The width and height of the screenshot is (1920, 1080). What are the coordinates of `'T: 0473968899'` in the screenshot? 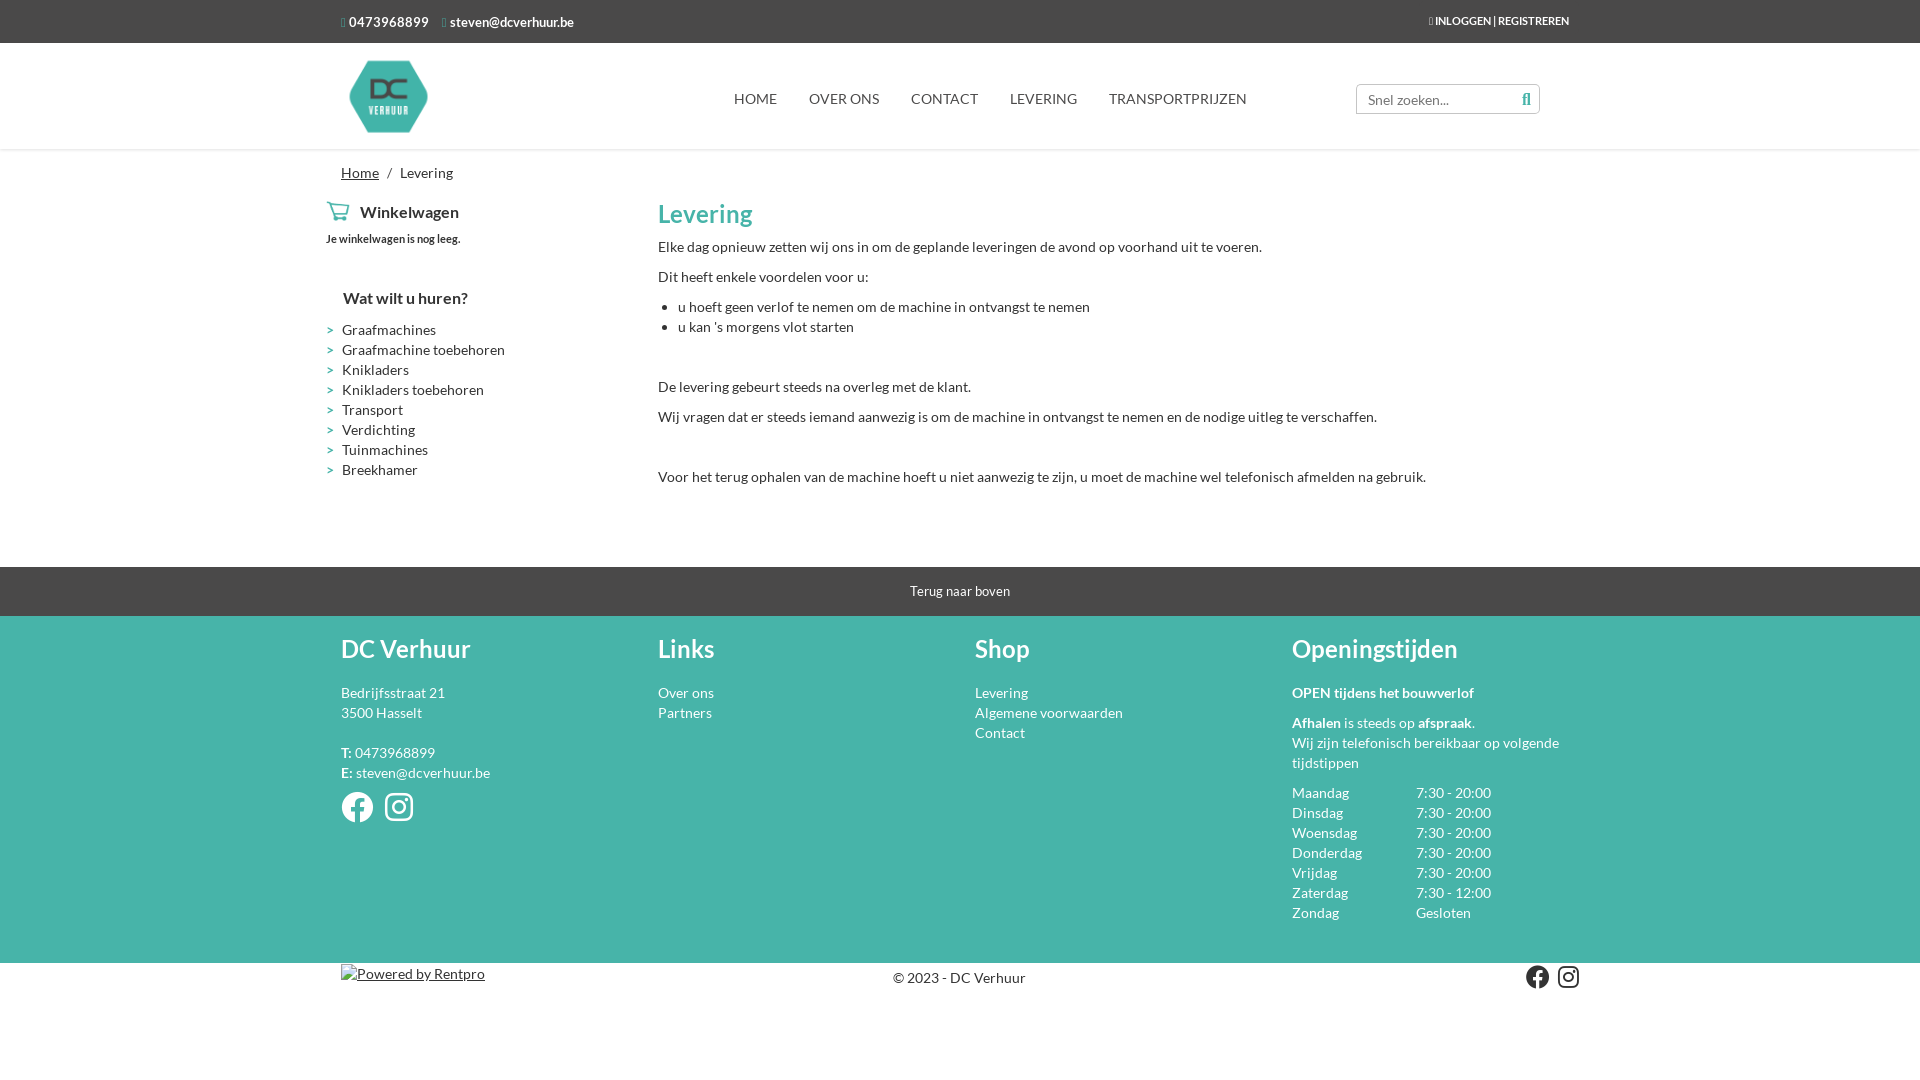 It's located at (388, 752).